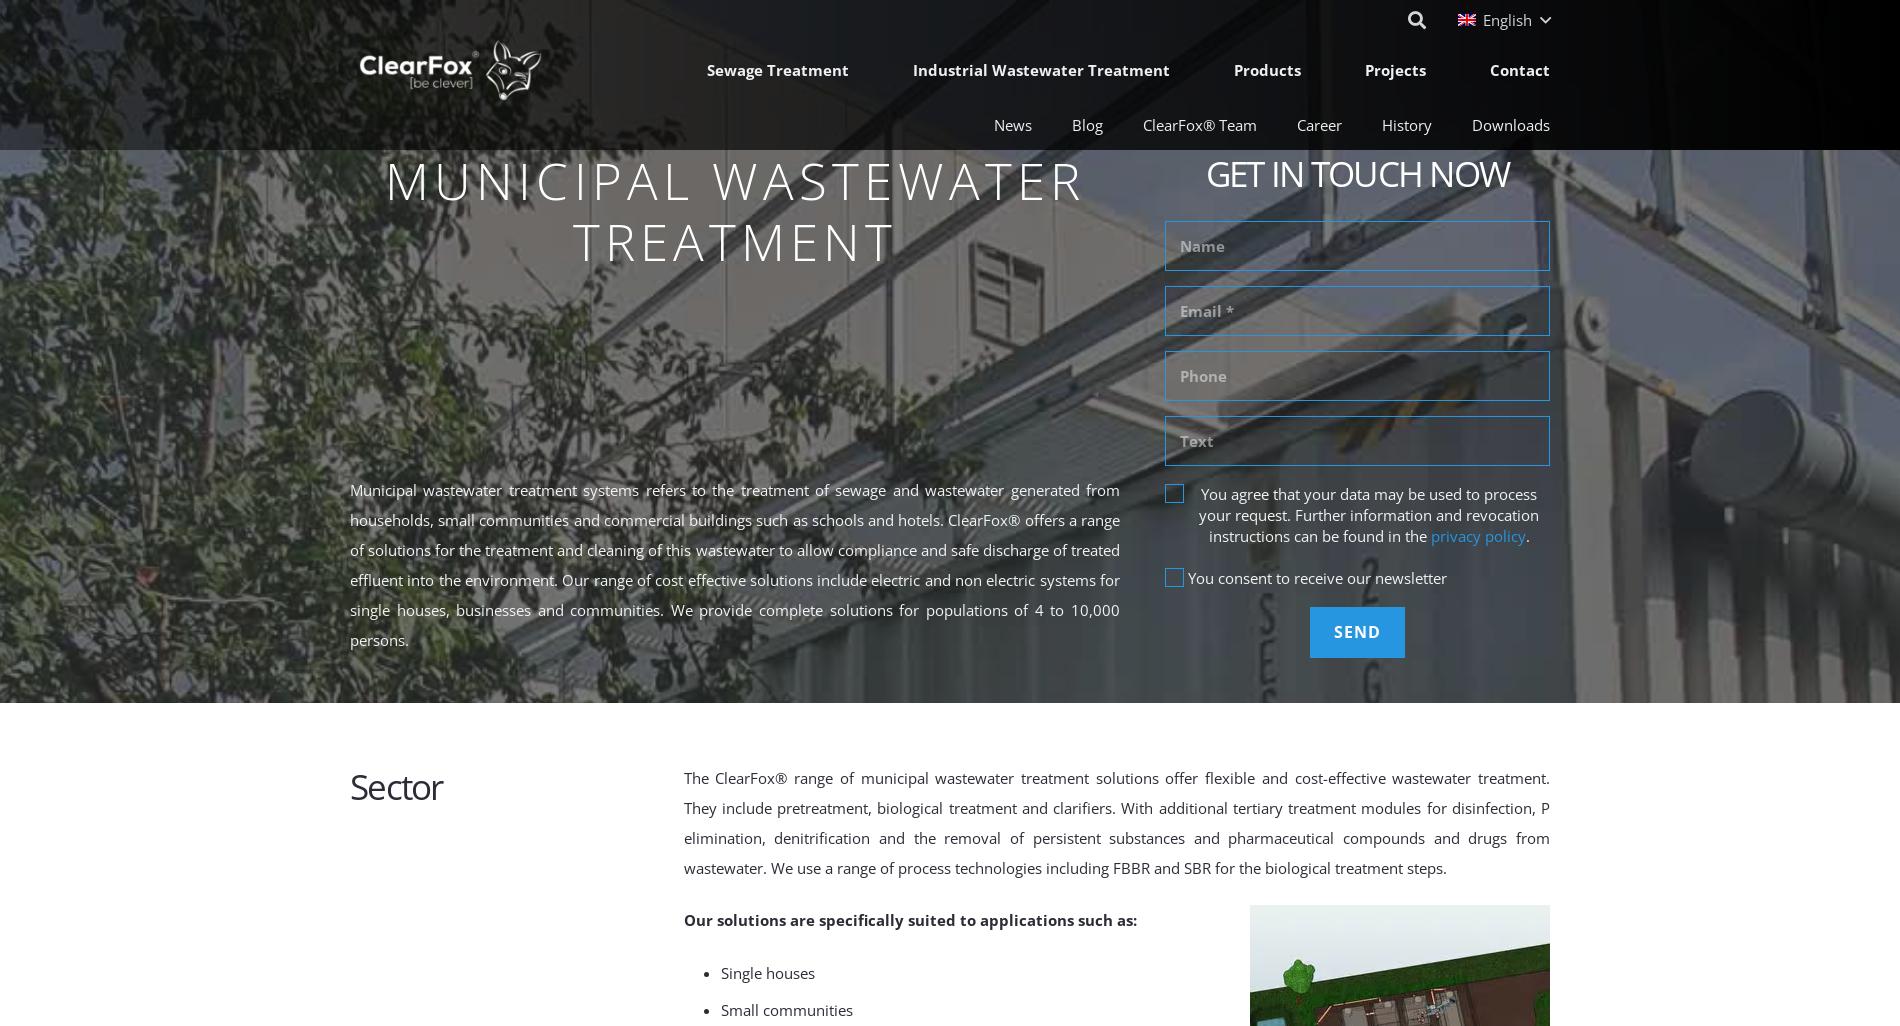 The width and height of the screenshot is (1900, 1026). I want to click on 'English', so click(1507, 20).